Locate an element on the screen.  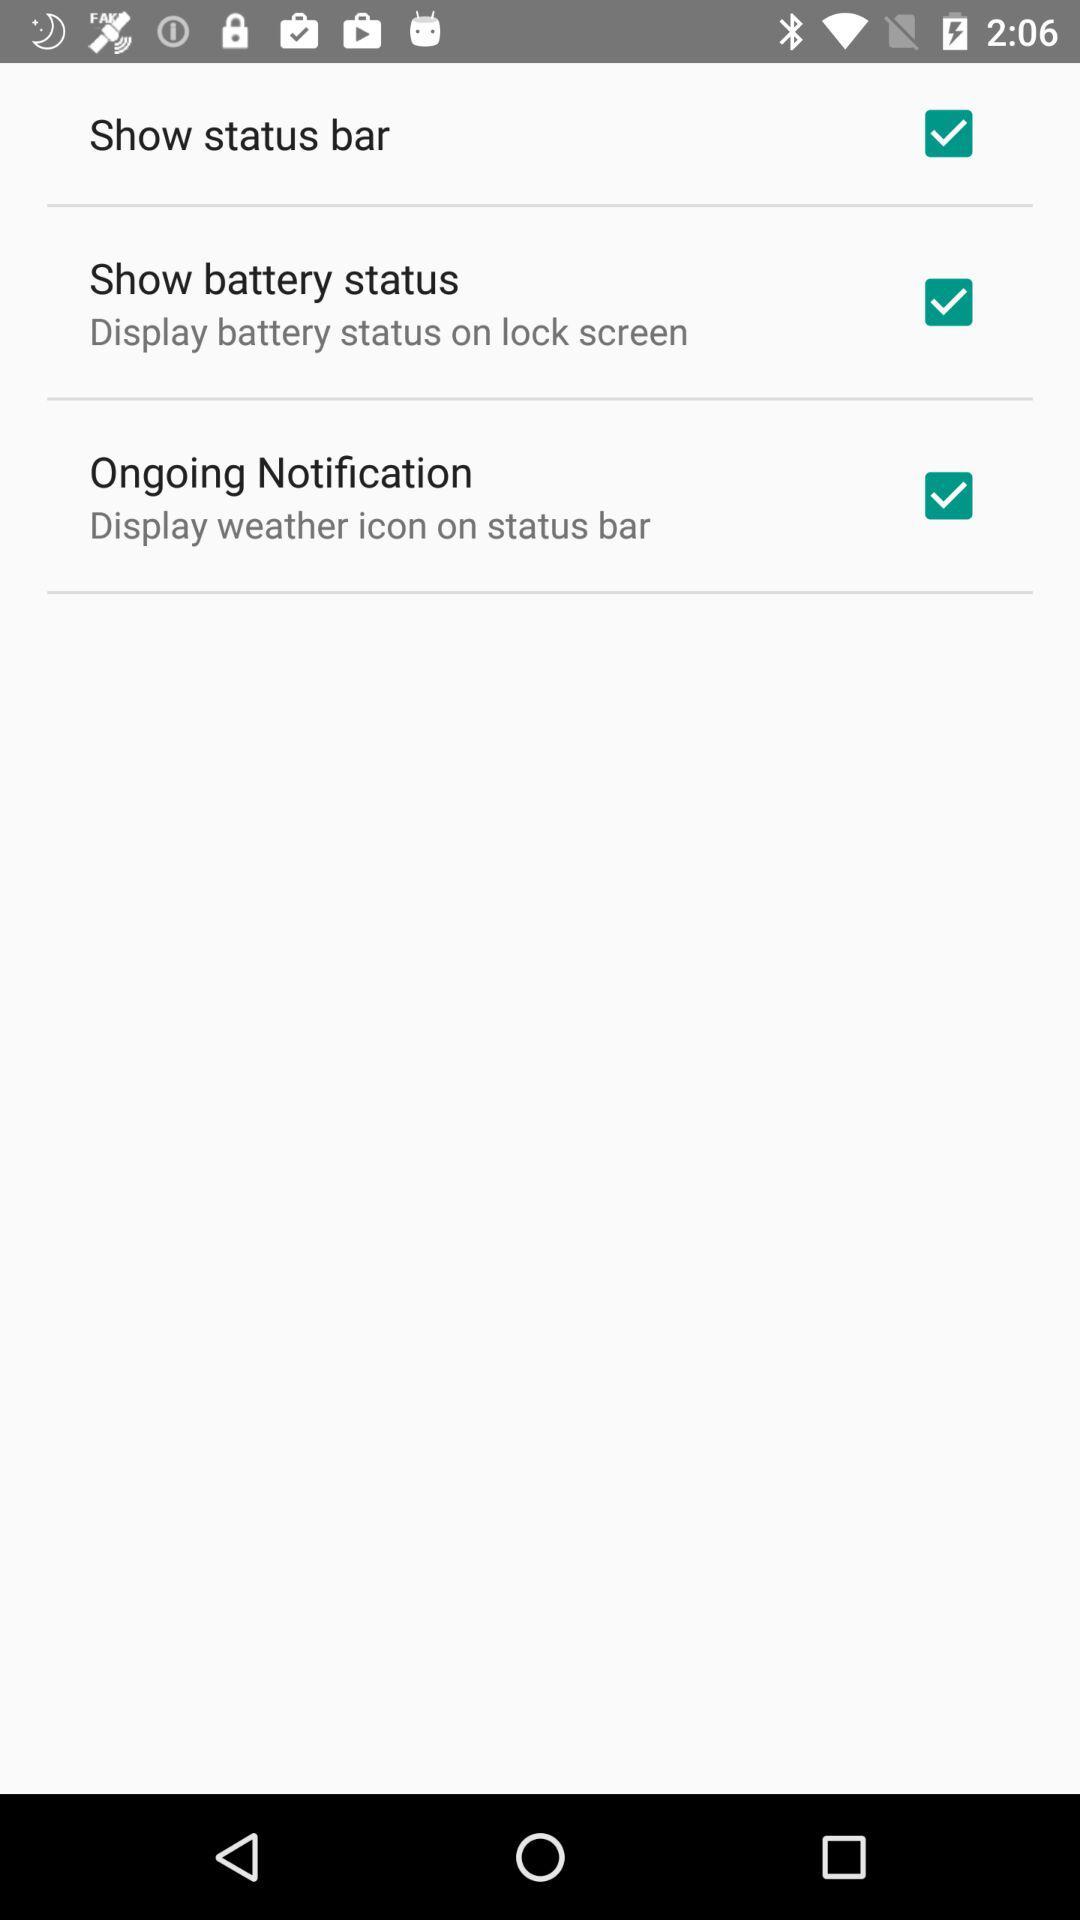
the icon above display weather icon app is located at coordinates (281, 469).